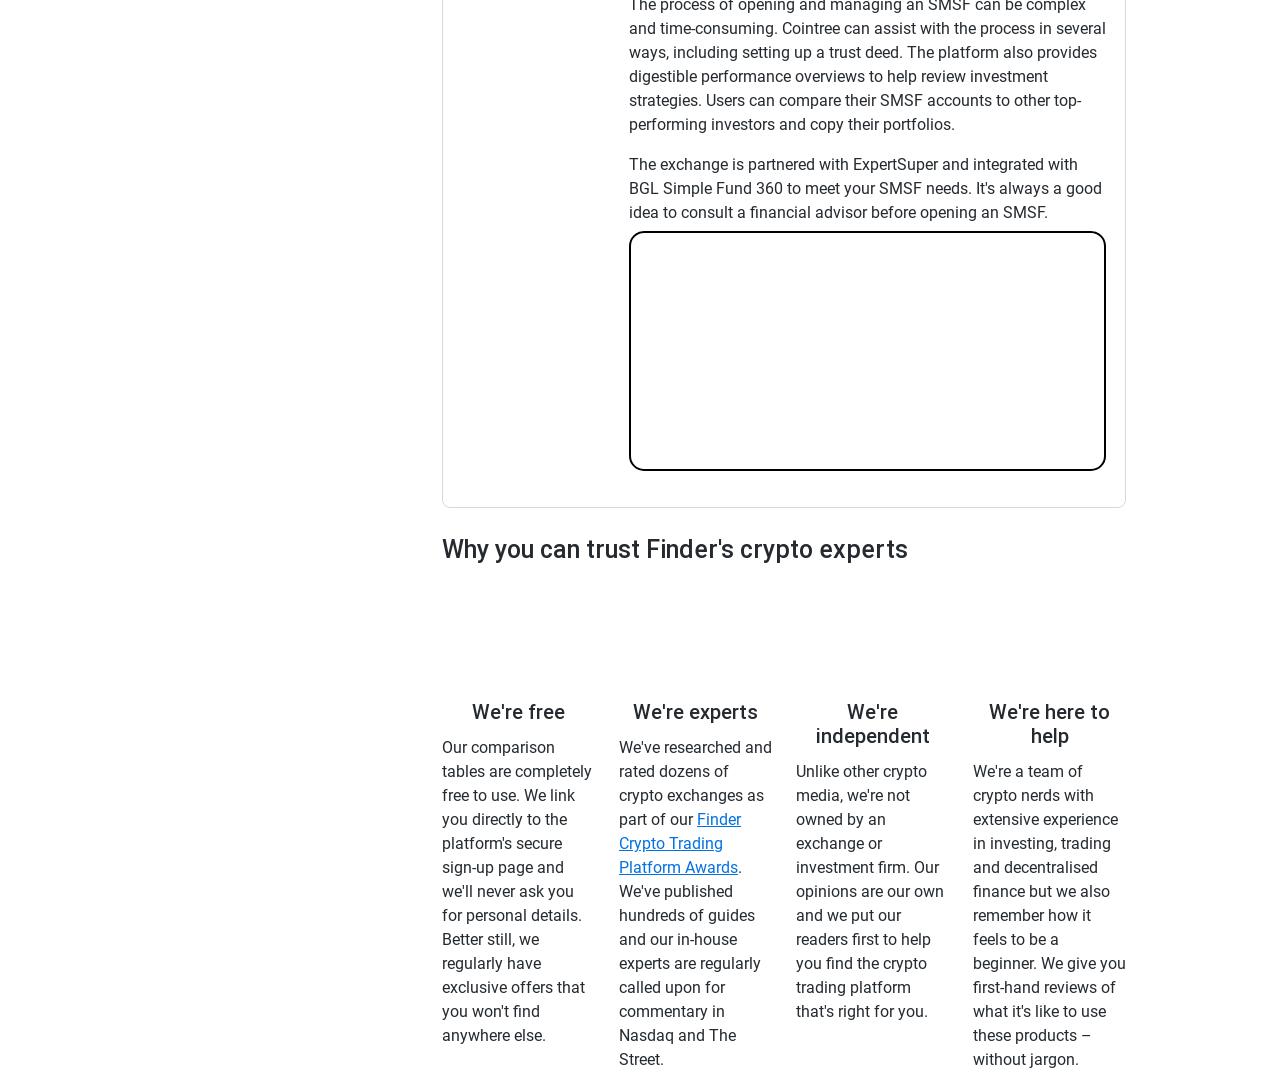  Describe the element at coordinates (516, 891) in the screenshot. I see `'Our comparison tables are completely free to use. We link you directly to the platform's secure sign-up page and we'll never ask you for personal details. Better still, we regularly have exclusive offers that you won't find anywhere else.'` at that location.